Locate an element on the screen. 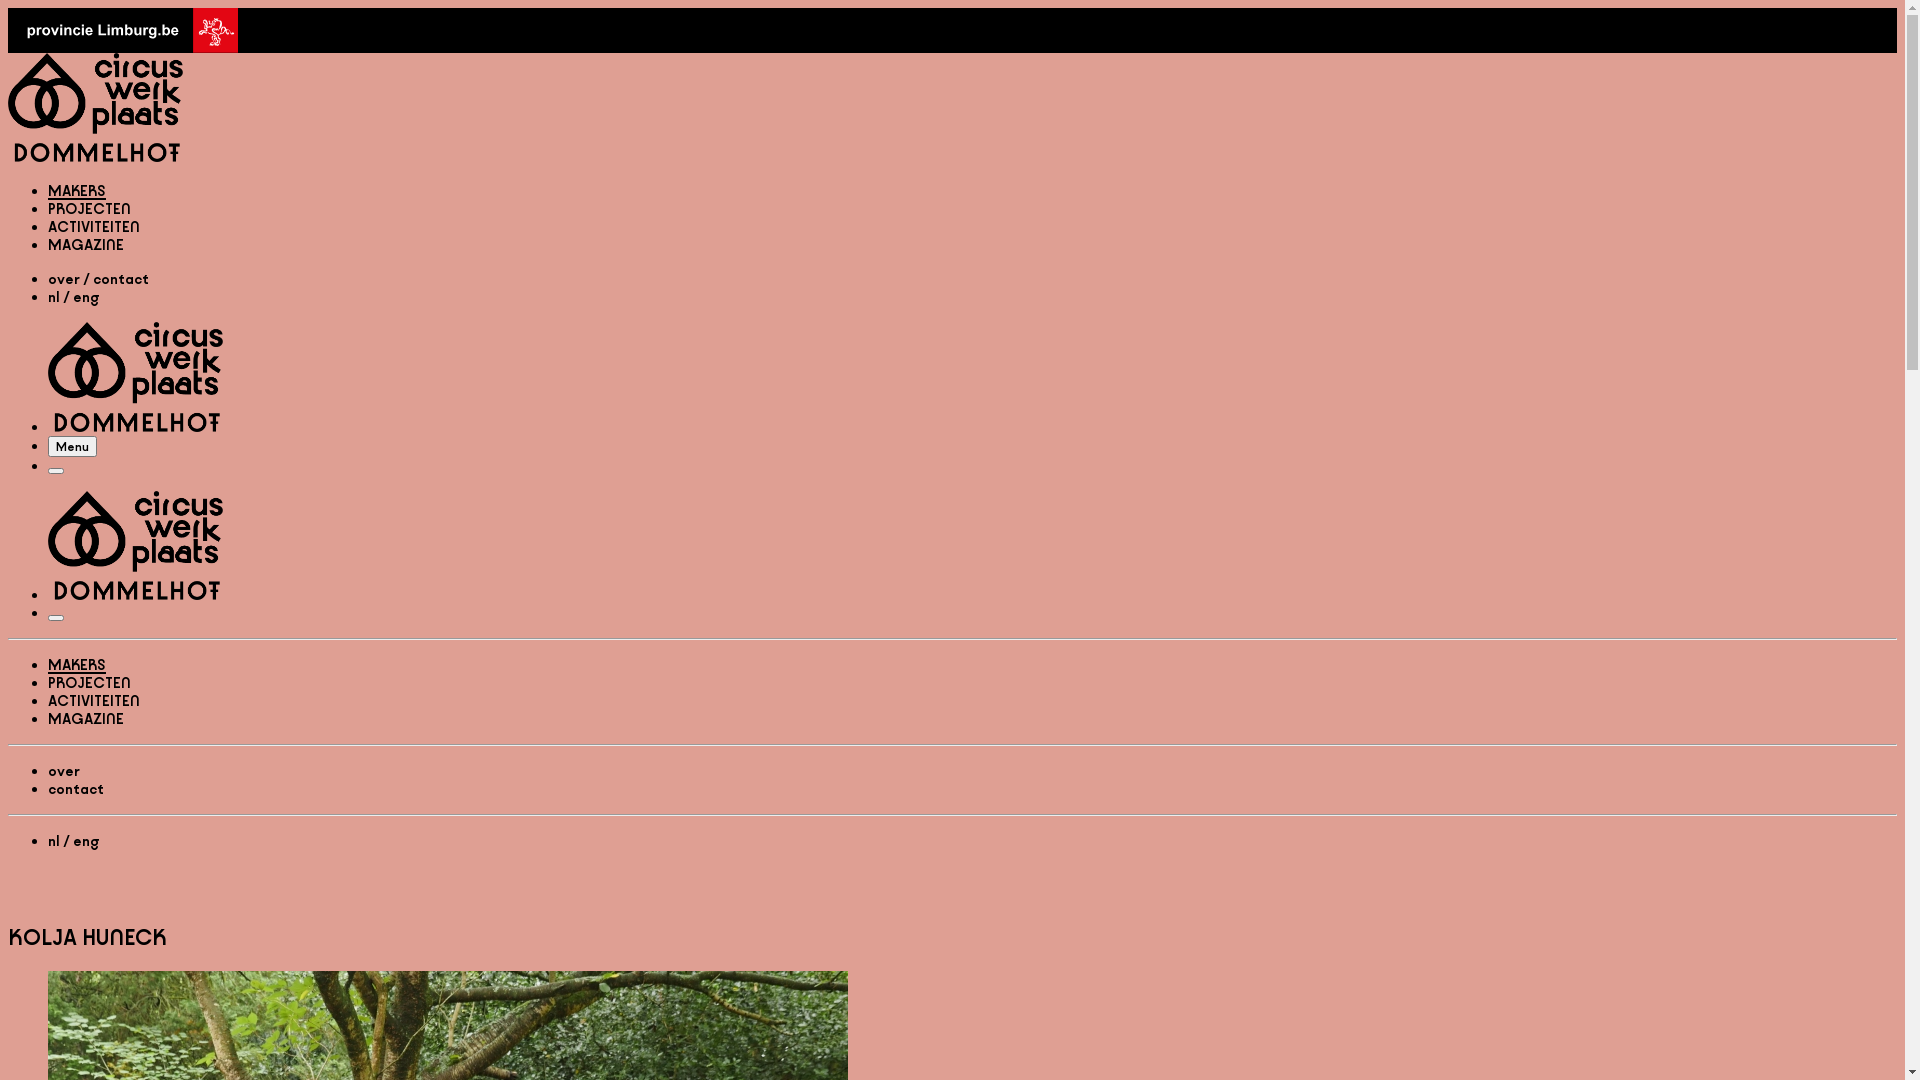 The width and height of the screenshot is (1920, 1080). 'PROJECTEN' is located at coordinates (88, 681).